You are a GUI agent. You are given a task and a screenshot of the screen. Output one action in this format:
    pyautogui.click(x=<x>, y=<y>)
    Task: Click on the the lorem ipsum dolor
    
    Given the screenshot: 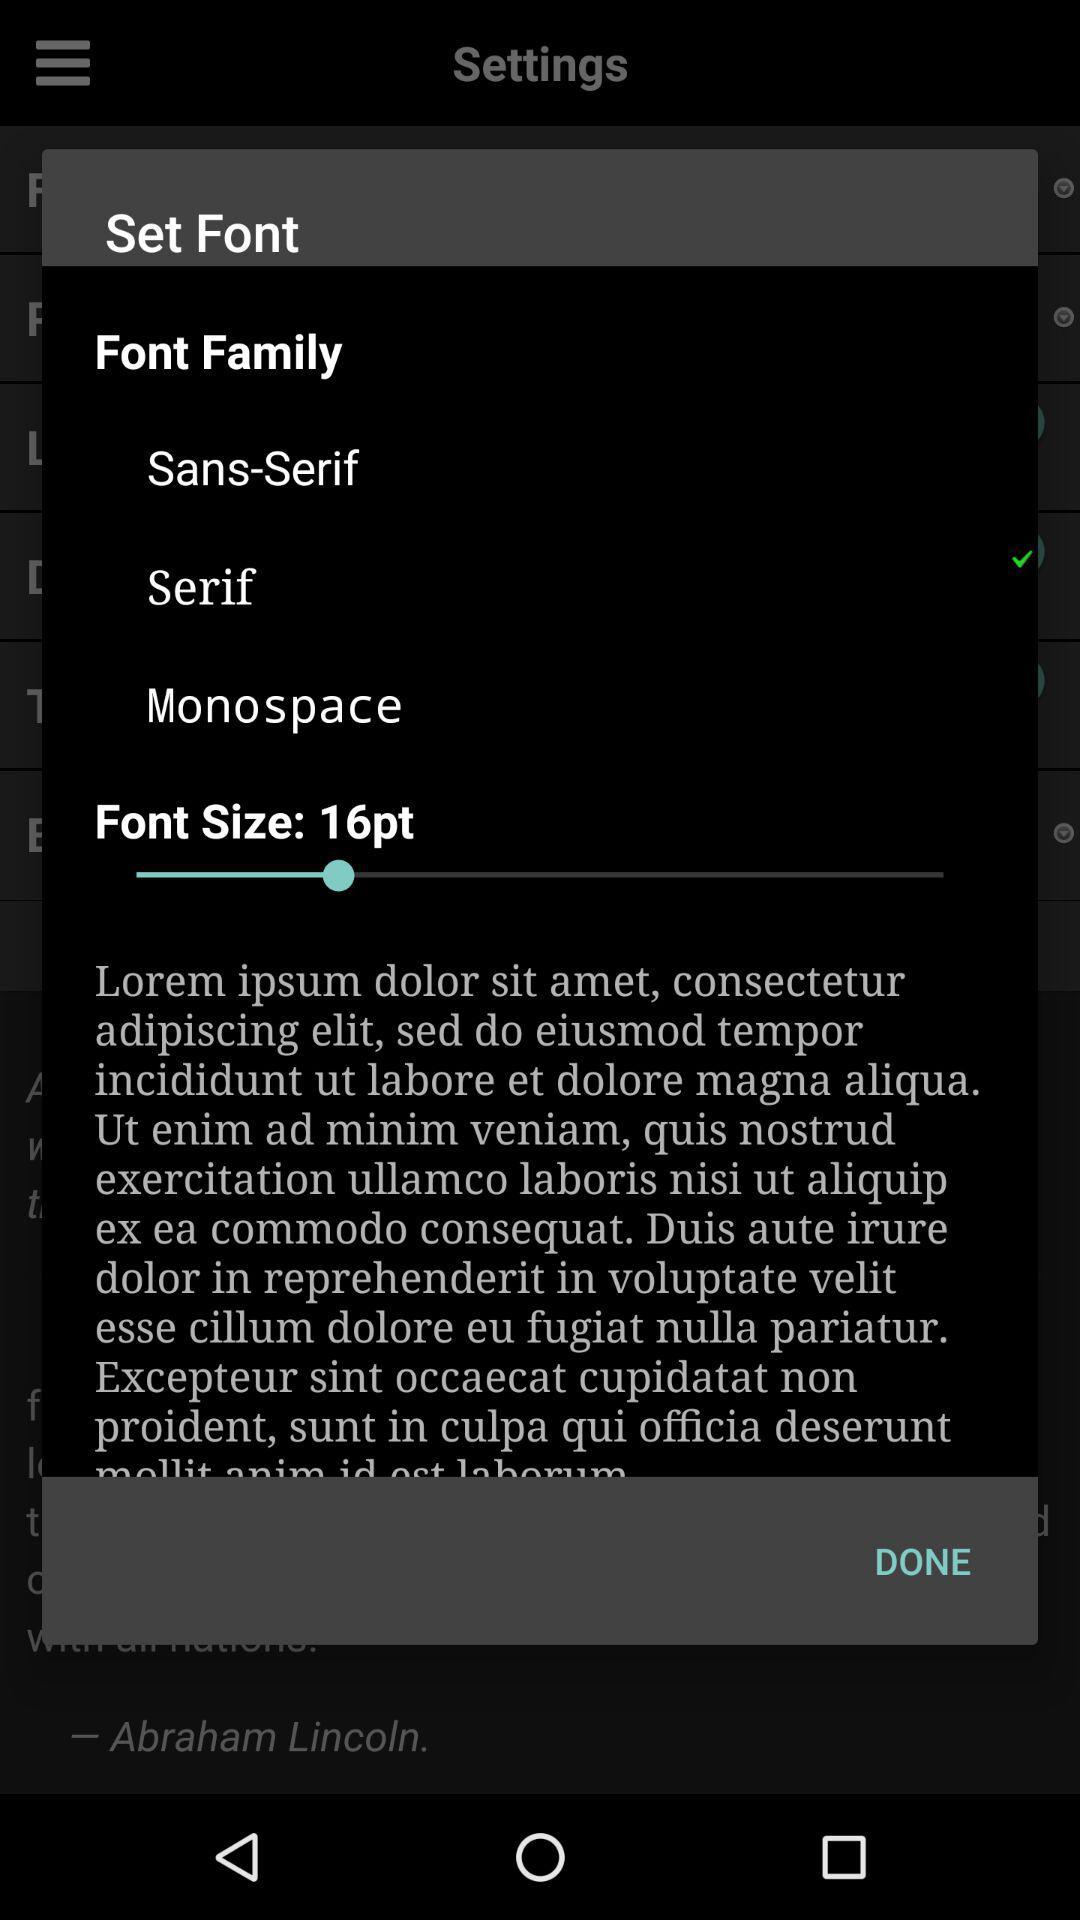 What is the action you would take?
    pyautogui.click(x=540, y=1213)
    